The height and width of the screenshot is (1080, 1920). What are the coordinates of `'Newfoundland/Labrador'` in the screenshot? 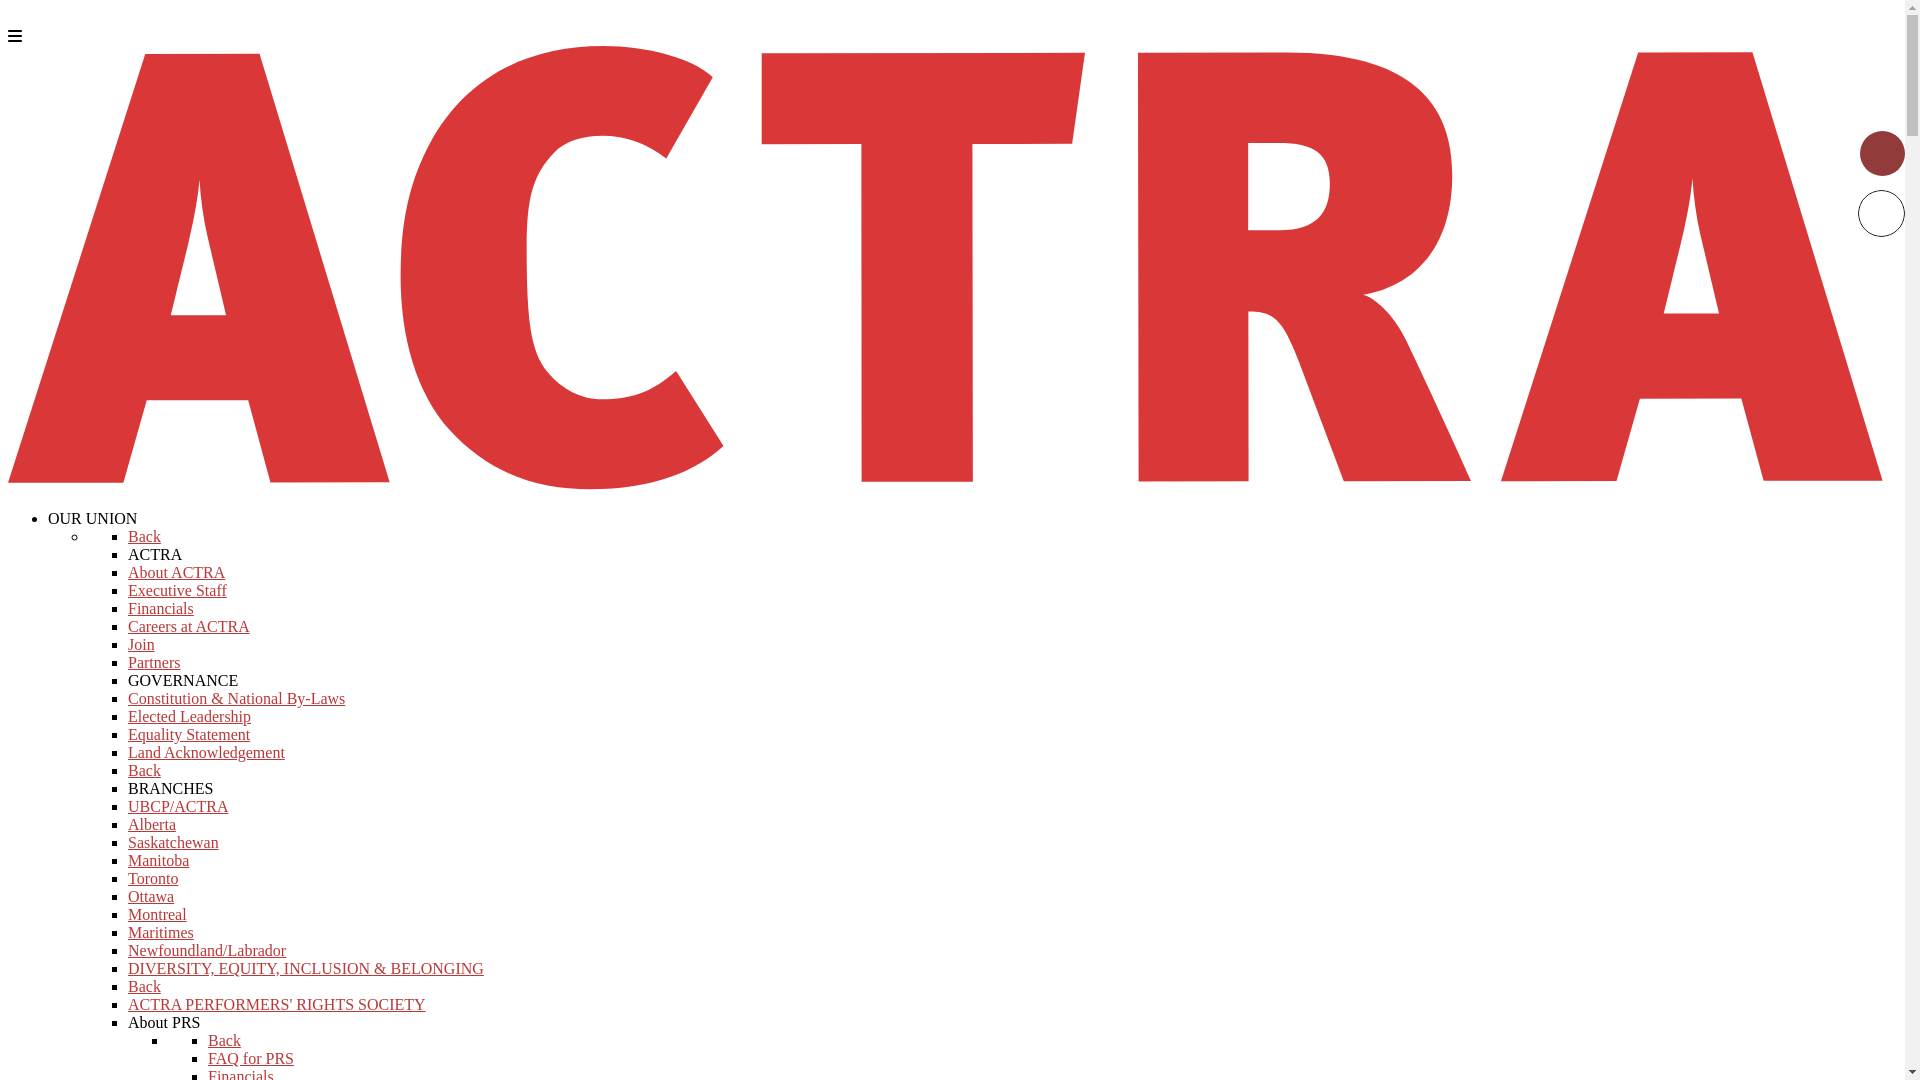 It's located at (206, 949).